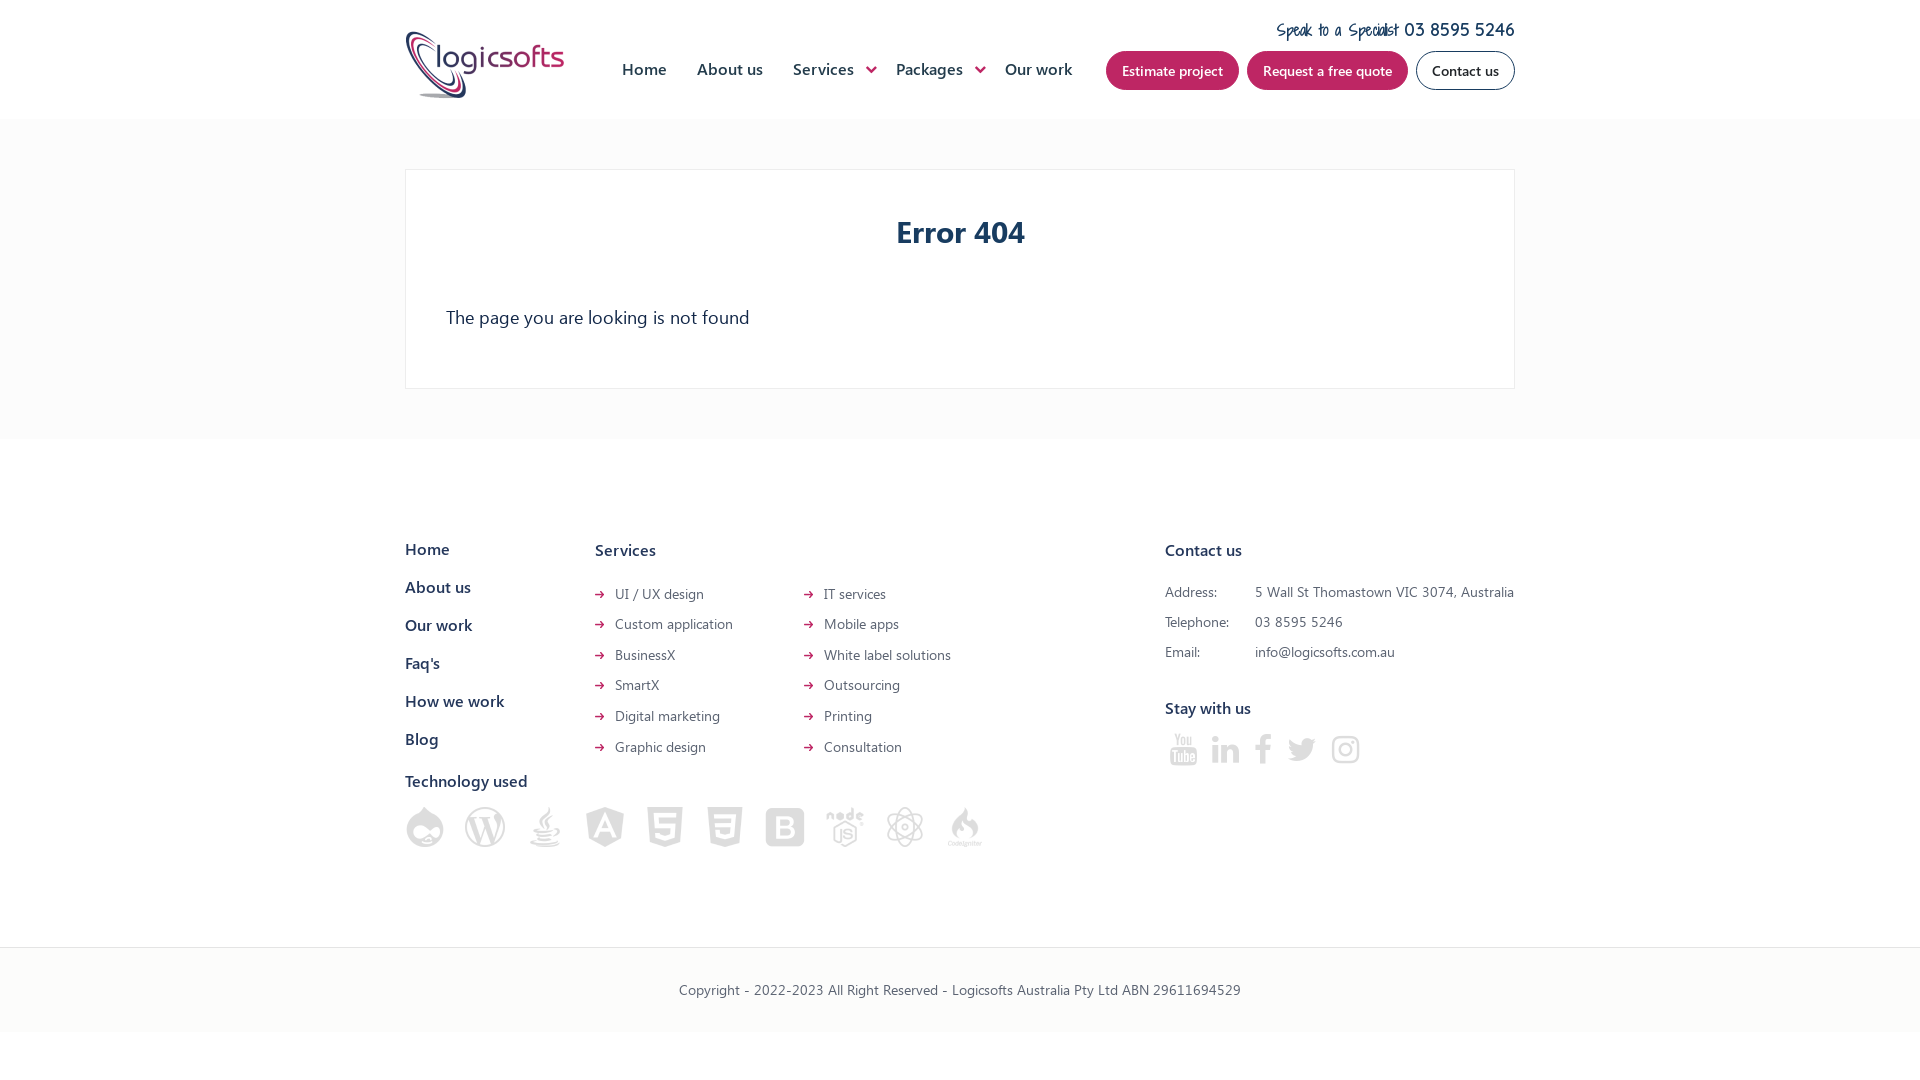 The image size is (1920, 1080). I want to click on 'SmartX', so click(636, 683).